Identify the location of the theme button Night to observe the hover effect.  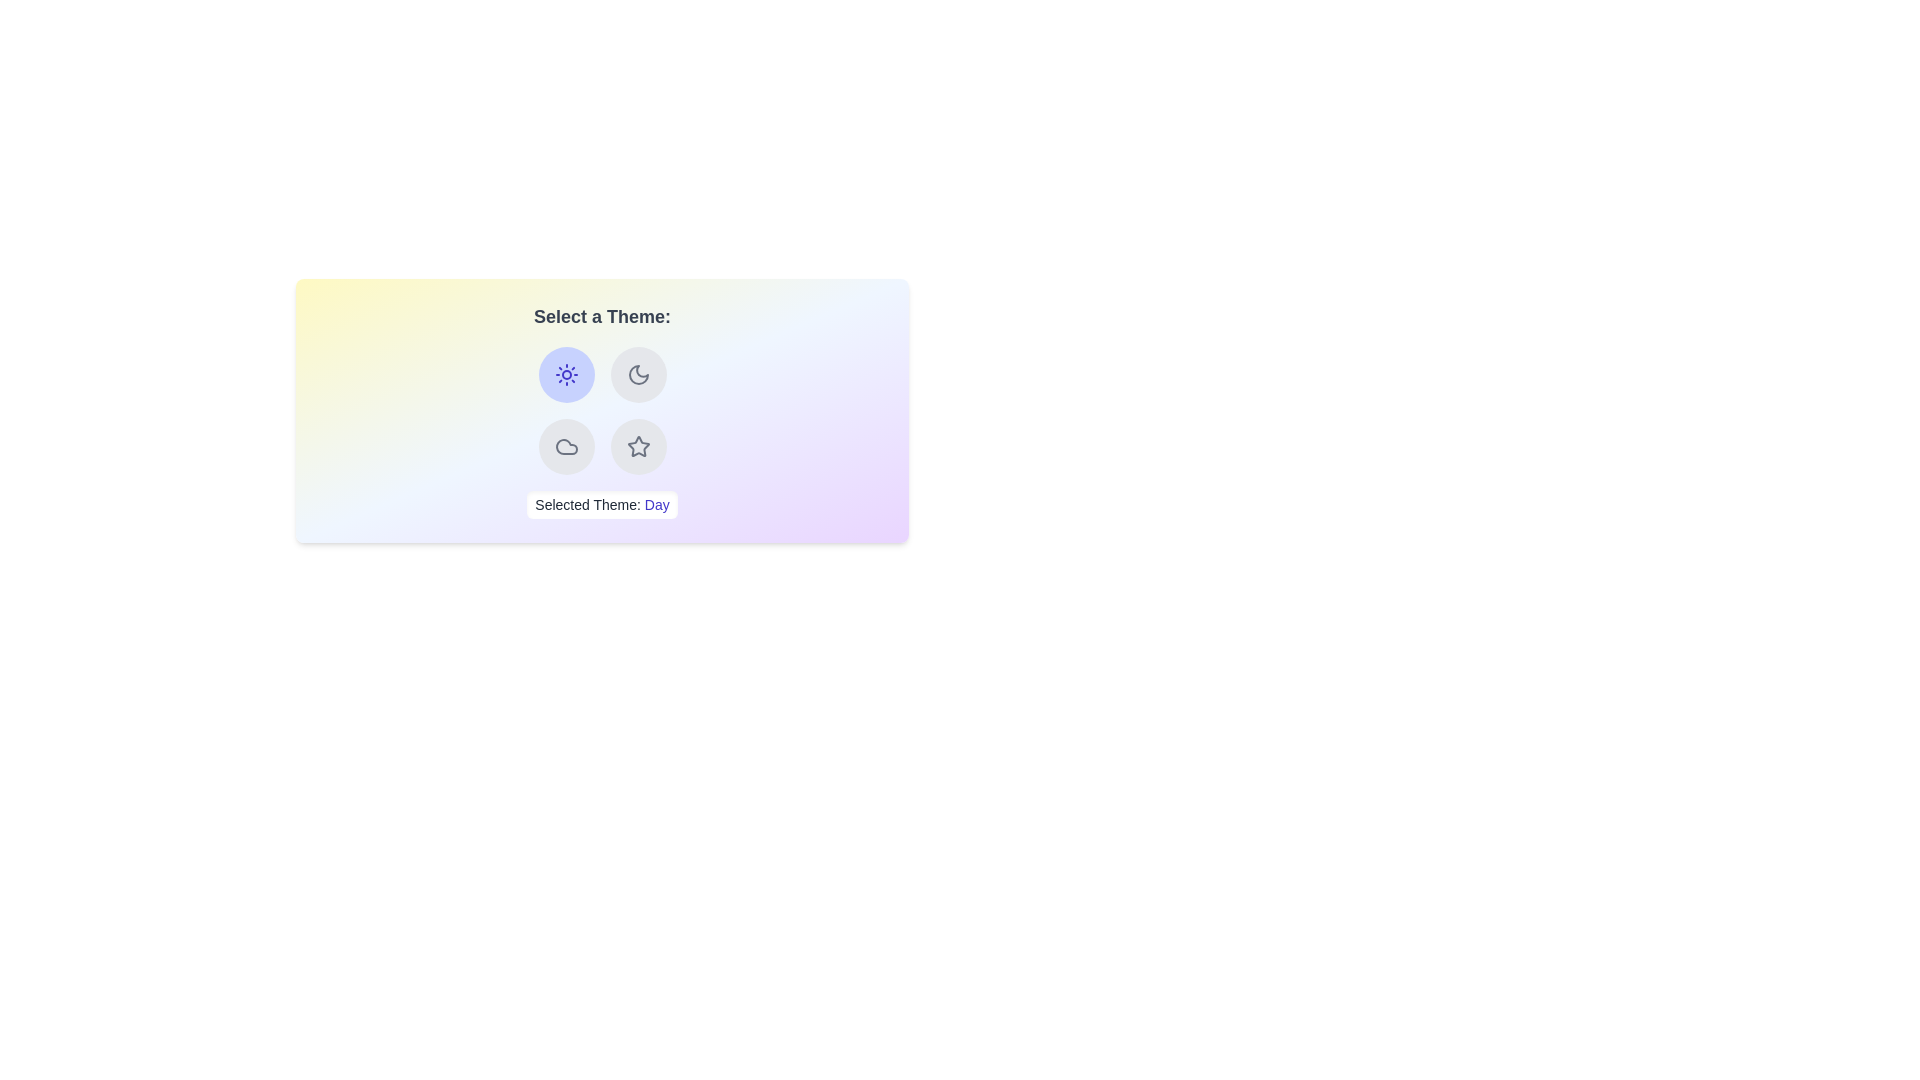
(637, 374).